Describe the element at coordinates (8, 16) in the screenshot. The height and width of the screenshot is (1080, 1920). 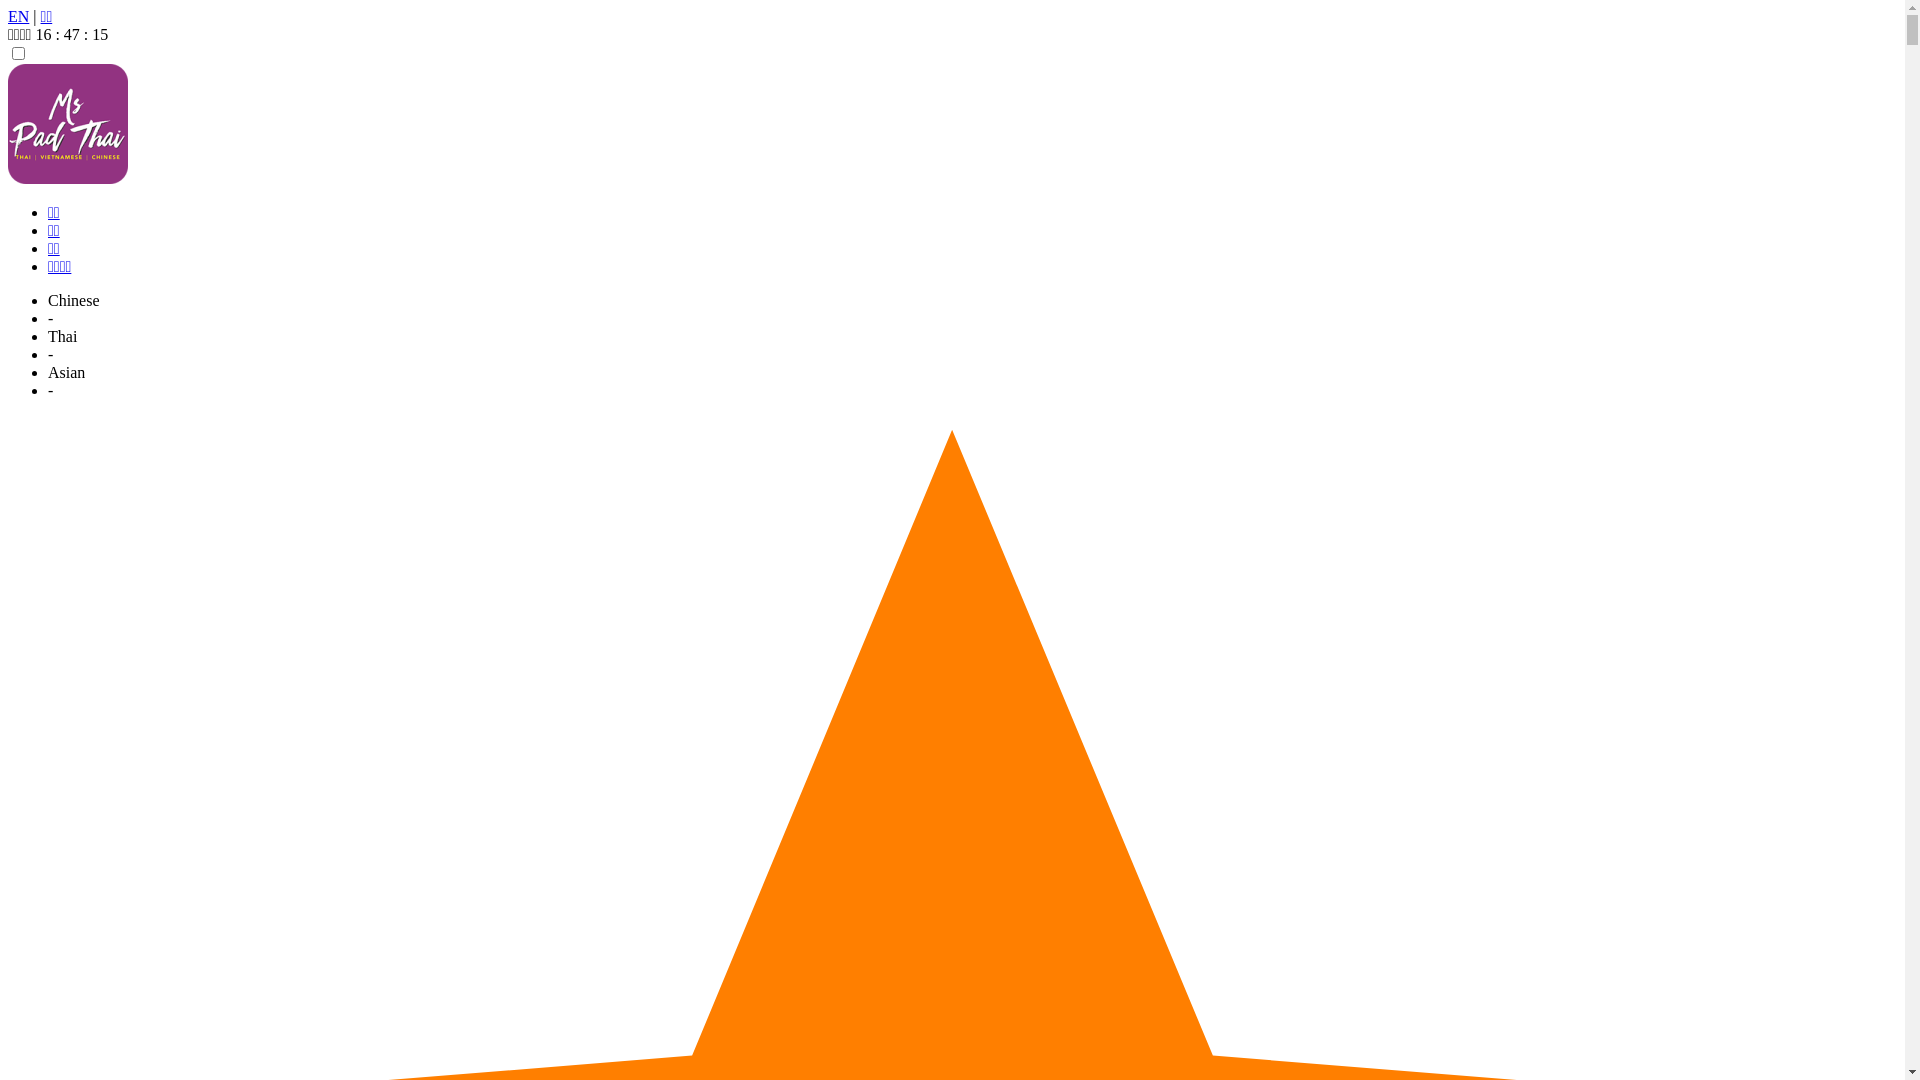
I see `'EN'` at that location.